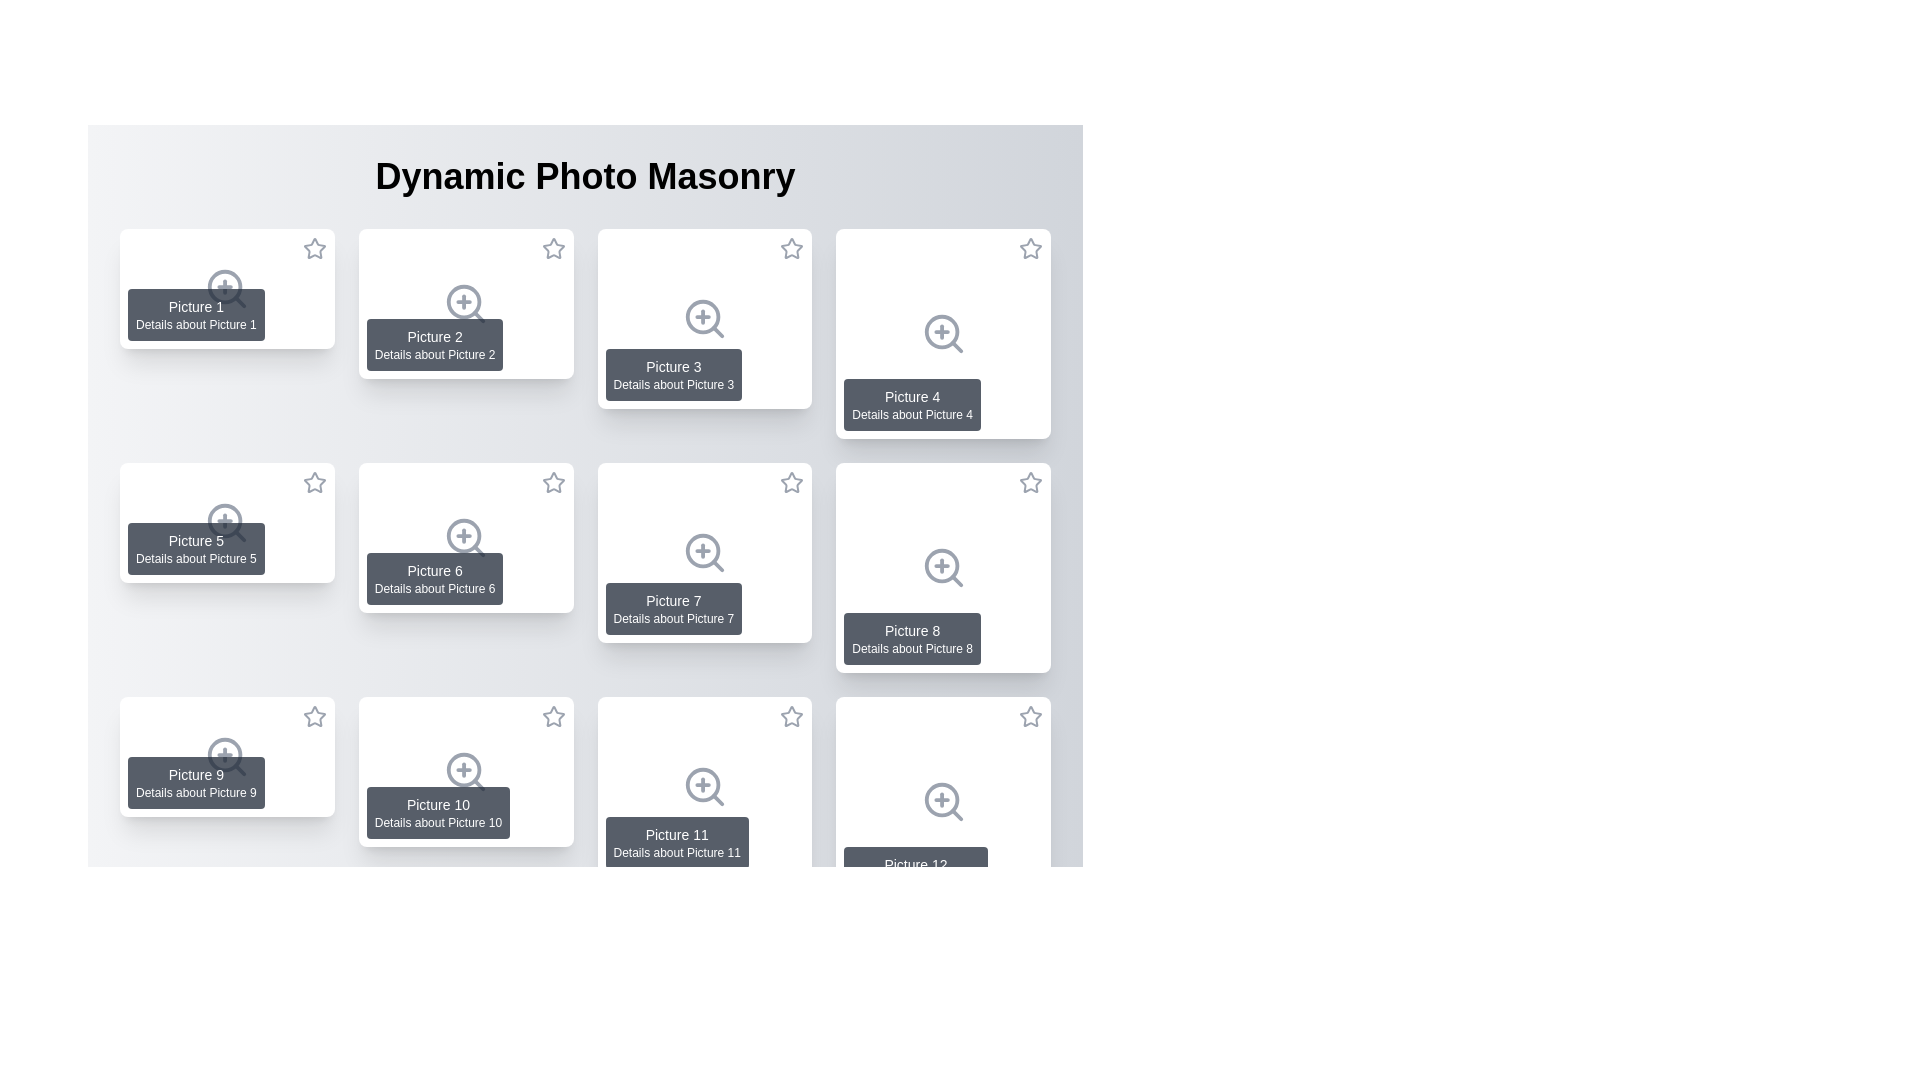 The height and width of the screenshot is (1080, 1920). I want to click on the circular icon button with a magnifying glass and plus symbol, located at the center of the lower left content card for 'Picture 9', so click(227, 756).